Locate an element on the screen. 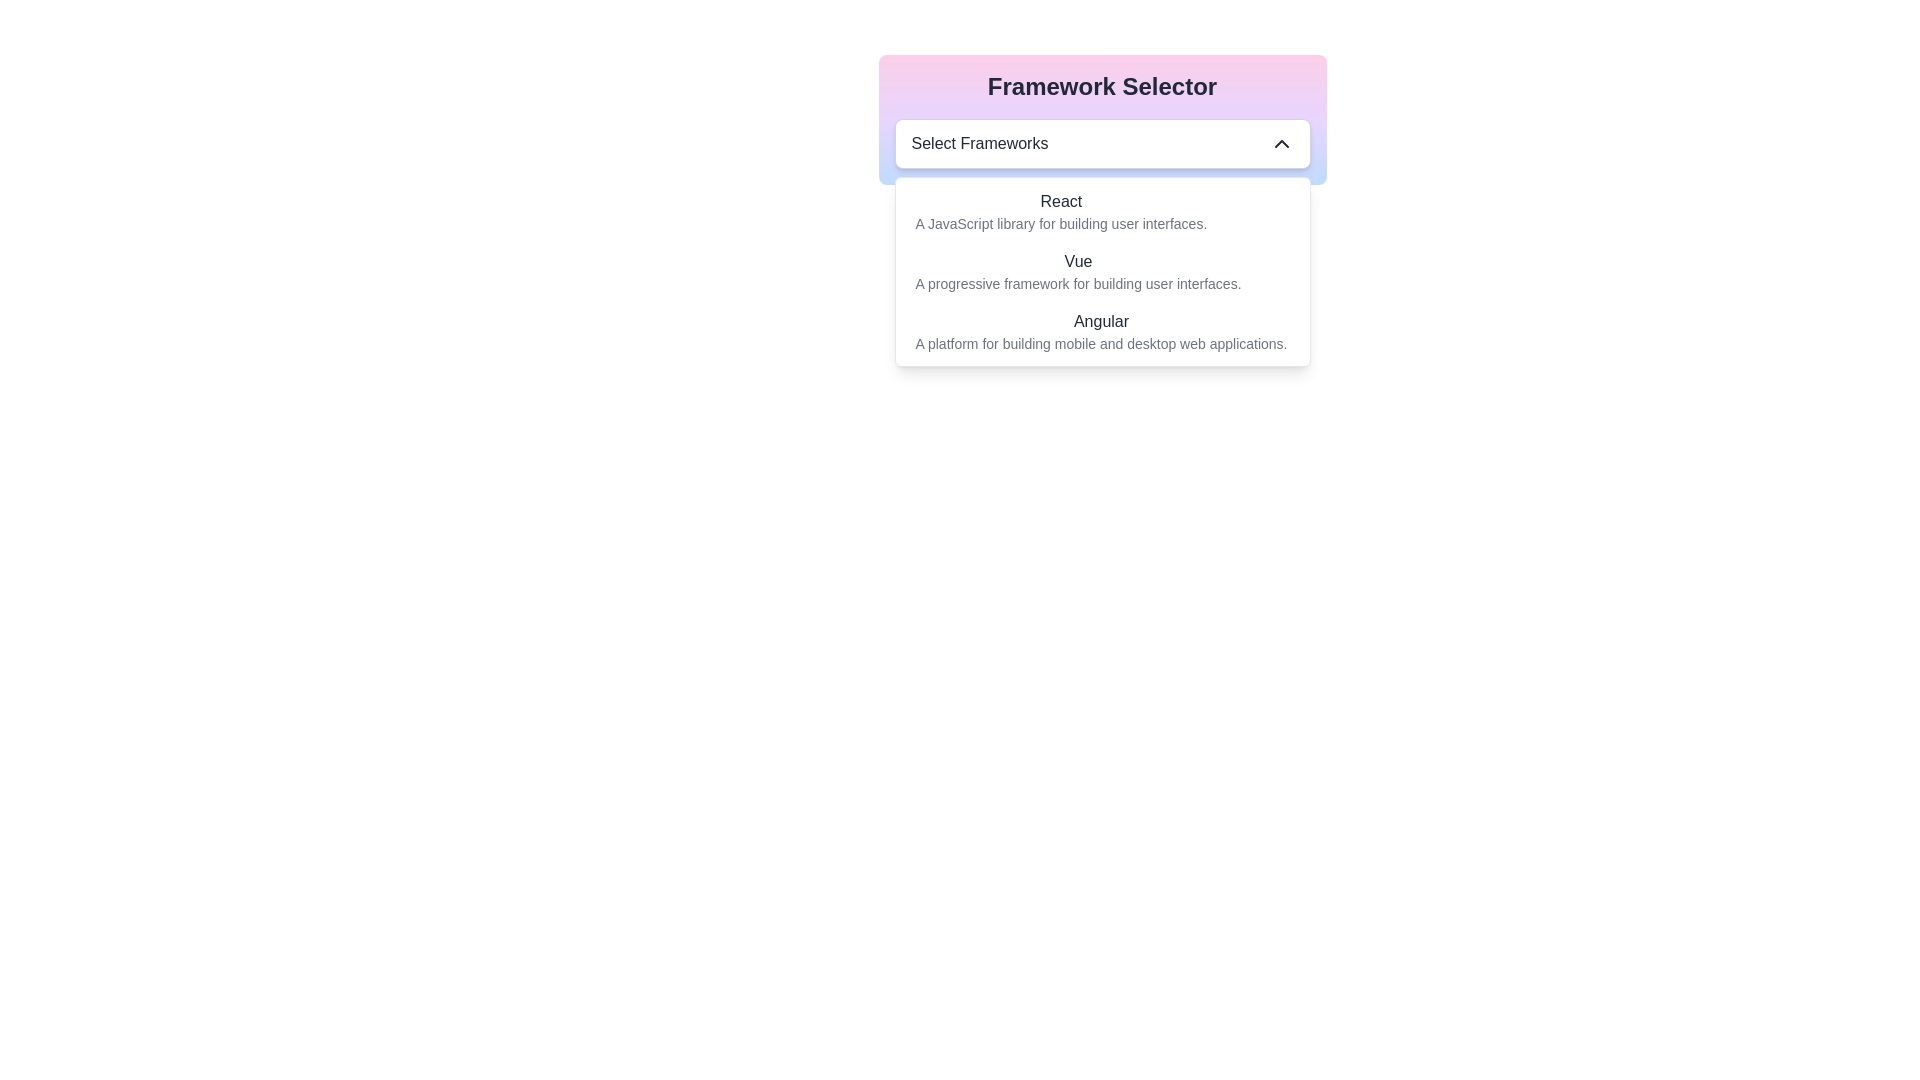 The image size is (1920, 1080). the third list item in the dropdown menu labeled 'Select Frameworks', which contains the bold text 'Angular' and the description 'A platform for building mobile and desktop web applications.' is located at coordinates (1100, 330).